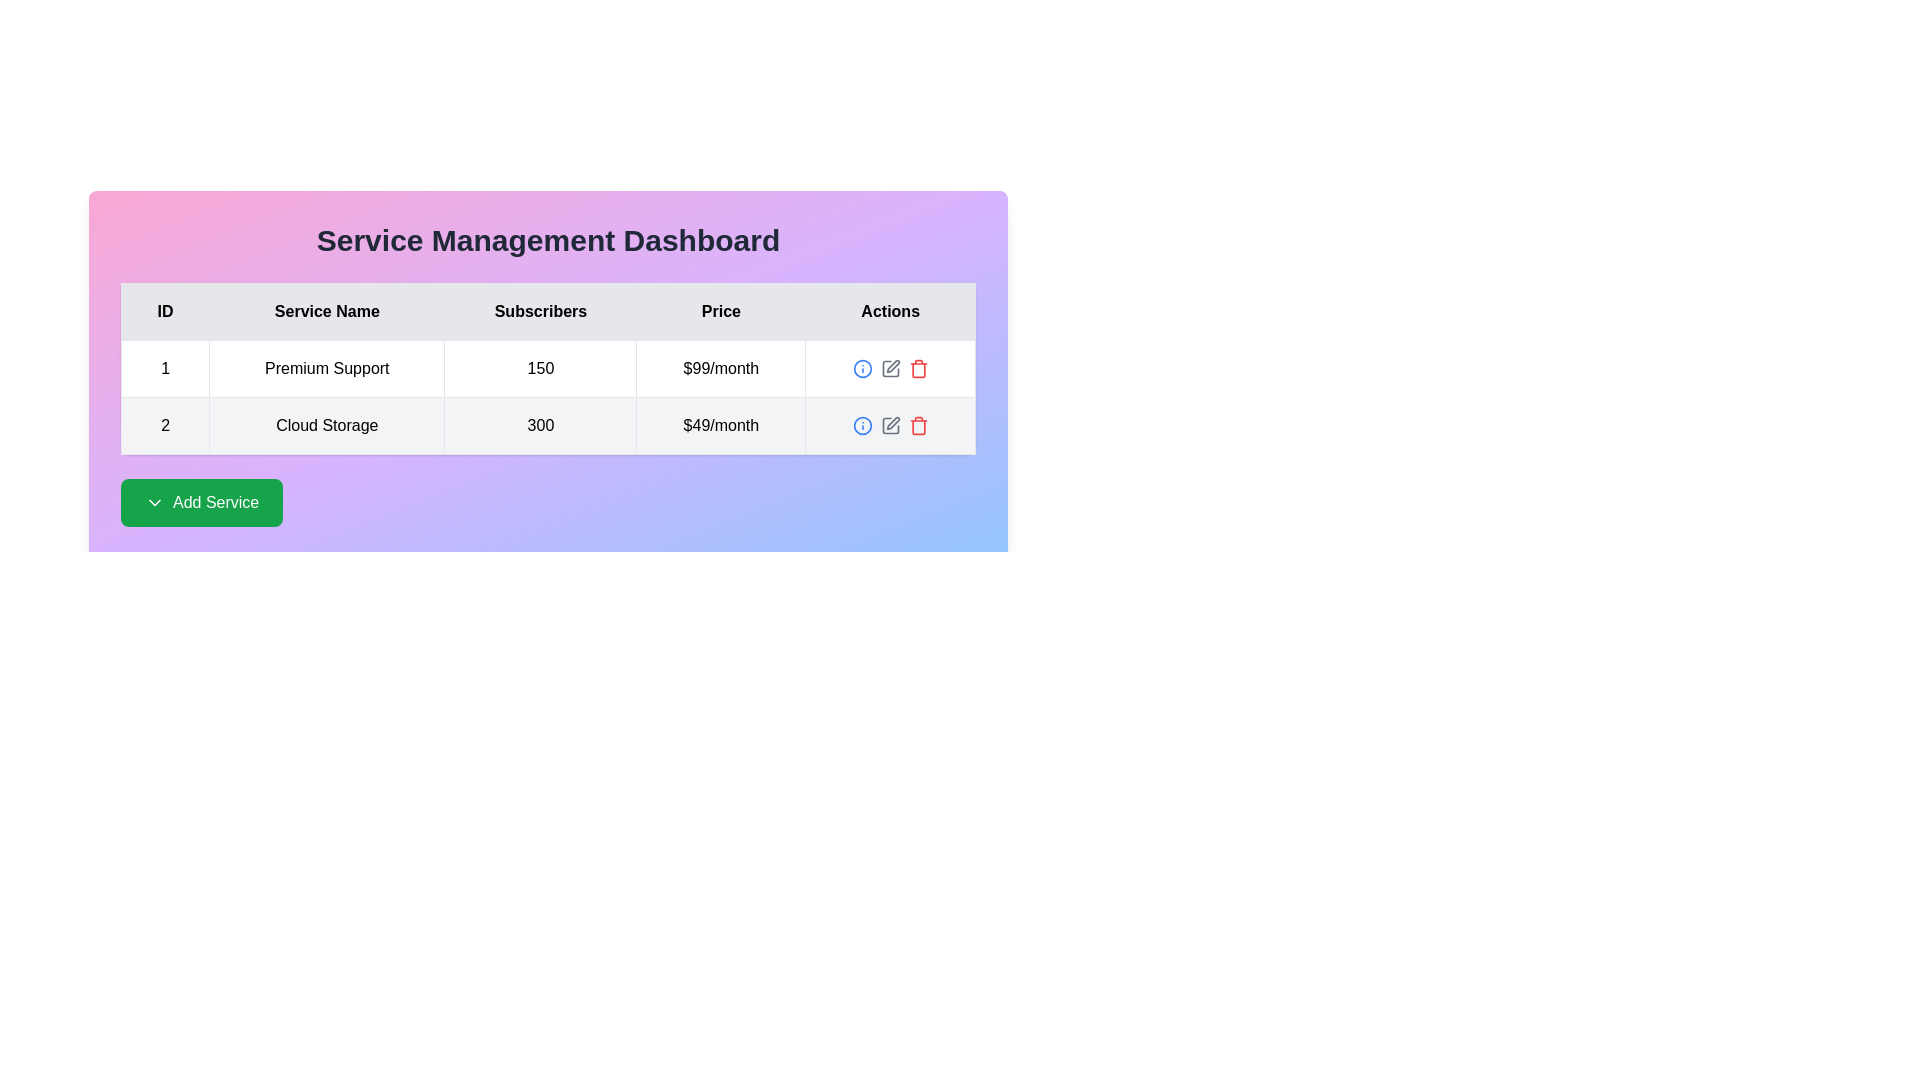 This screenshot has width=1920, height=1080. I want to click on the delete icon in the actions column of the first row corresponding to 'Premium Support', so click(917, 369).